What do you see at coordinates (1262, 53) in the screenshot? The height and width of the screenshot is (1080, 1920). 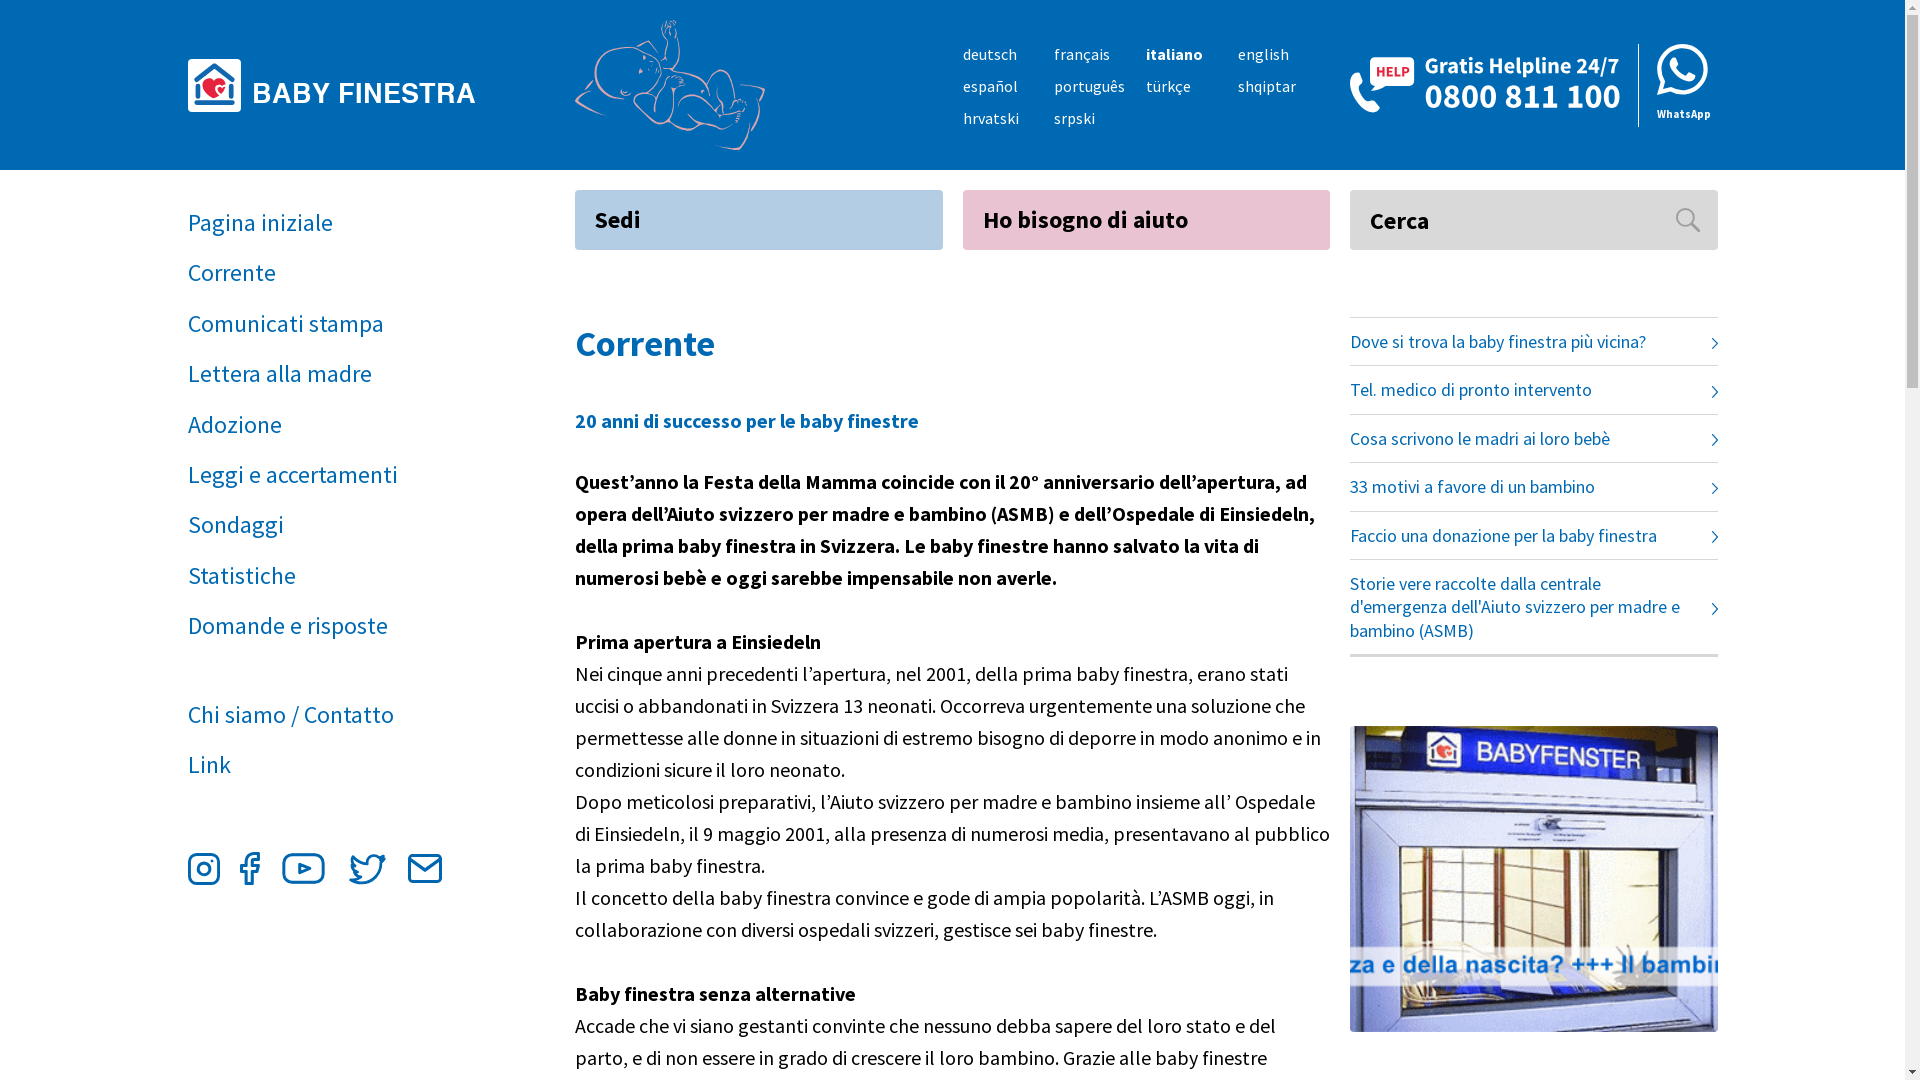 I see `'english'` at bounding box center [1262, 53].